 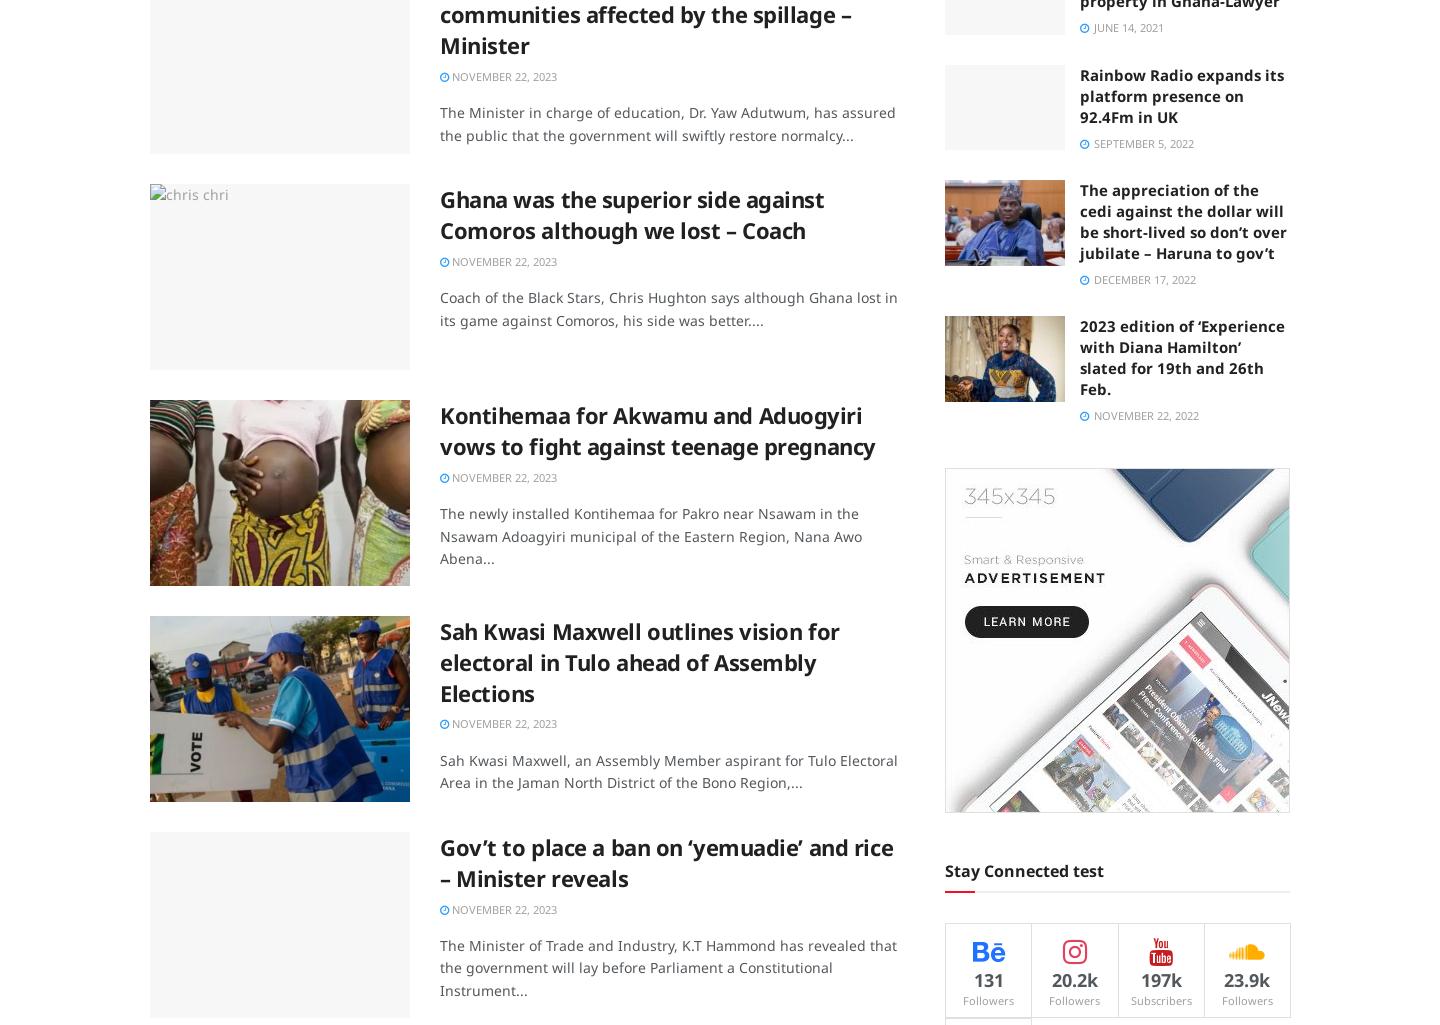 I want to click on 'Sah Kwasi Maxwell, an Assembly Member aspirant for Tulo Electoral Area in the Jaman North District of the Bono Region,...', so click(x=669, y=771).